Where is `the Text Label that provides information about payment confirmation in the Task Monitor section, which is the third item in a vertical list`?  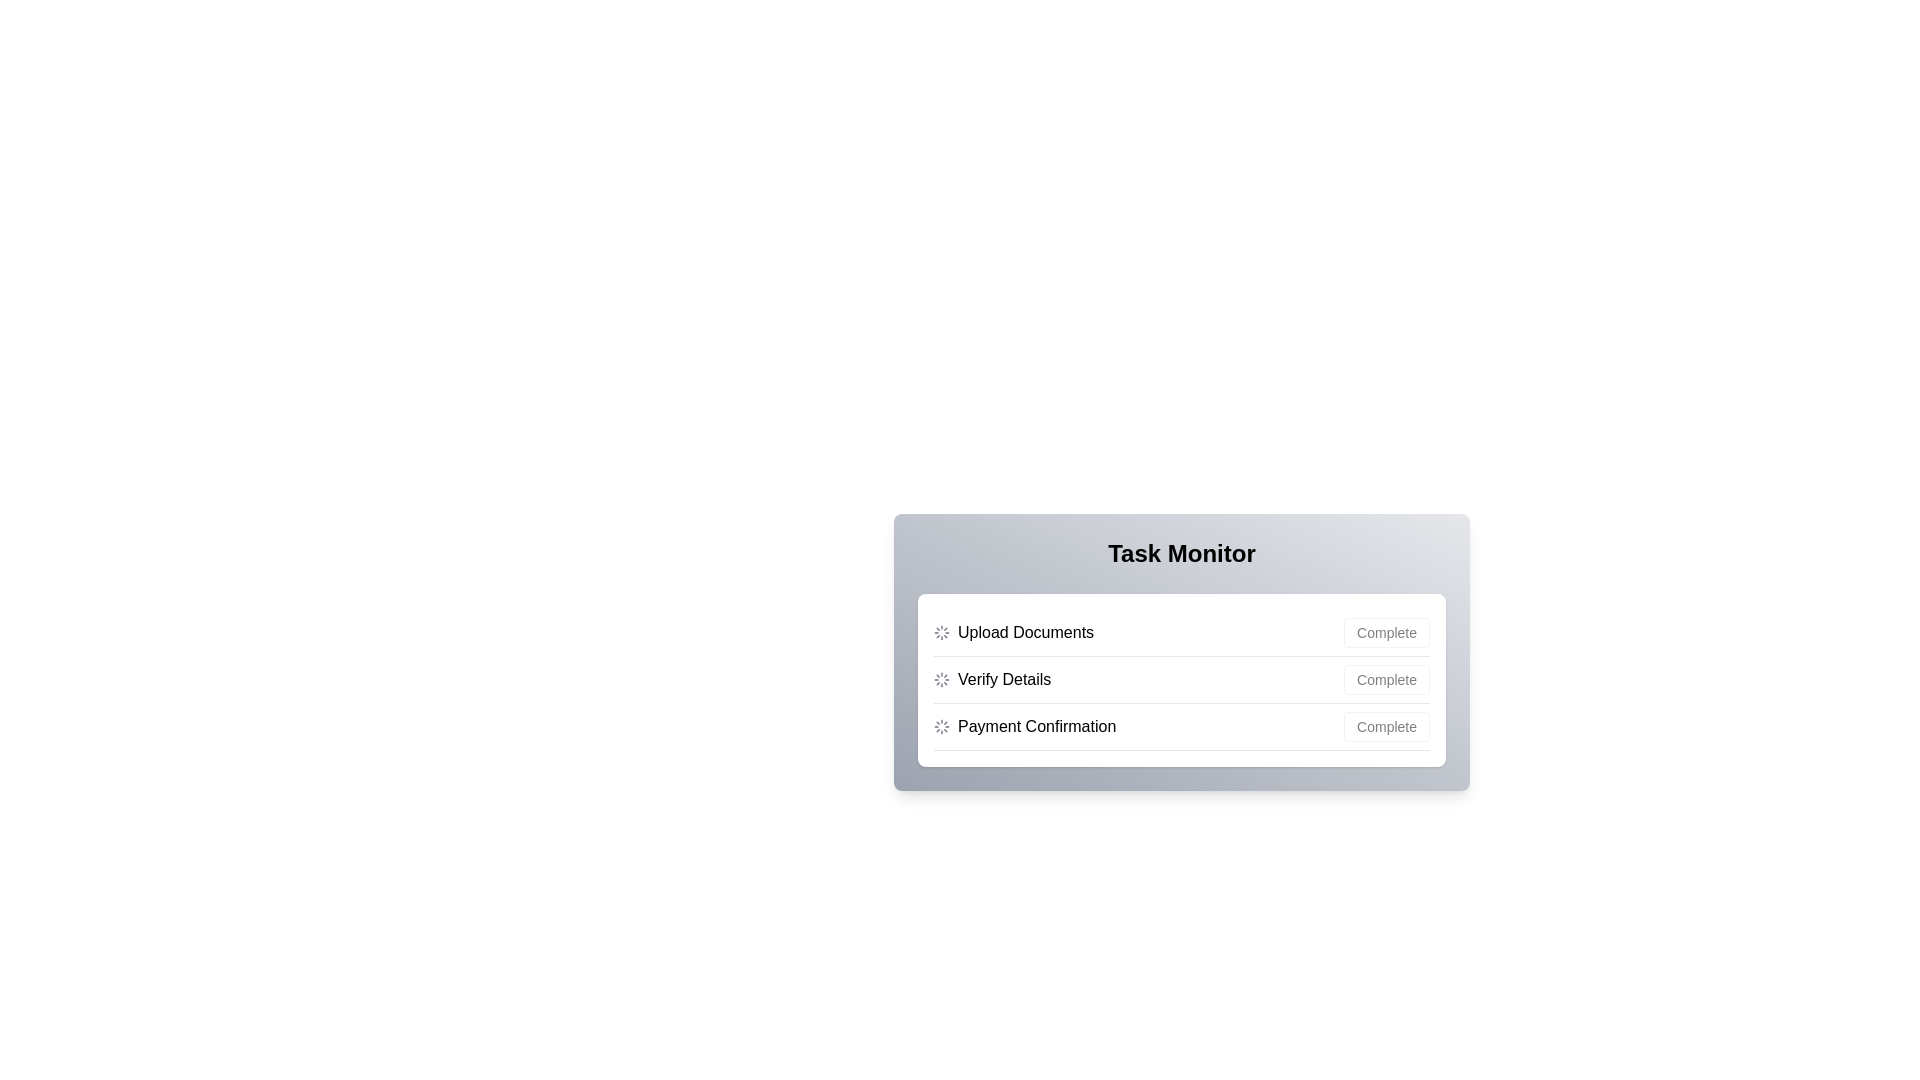 the Text Label that provides information about payment confirmation in the Task Monitor section, which is the third item in a vertical list is located at coordinates (1037, 726).